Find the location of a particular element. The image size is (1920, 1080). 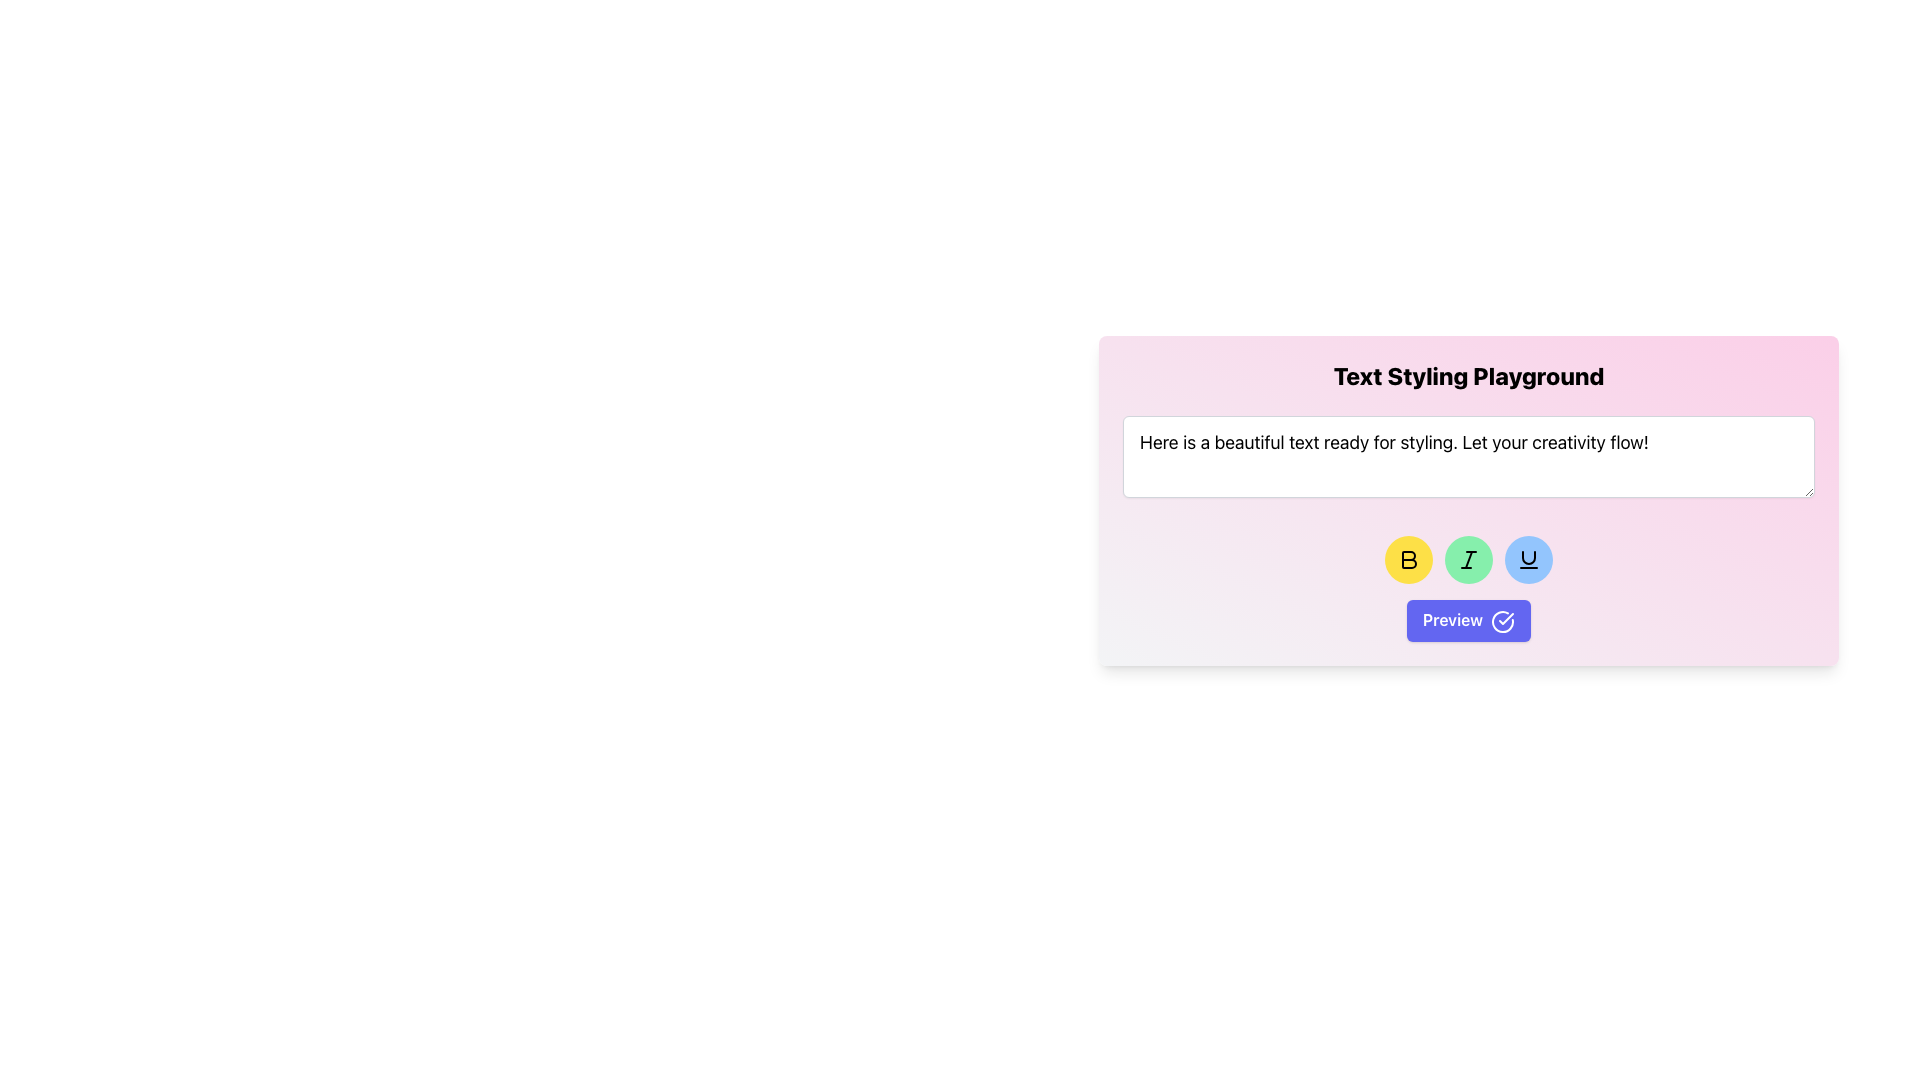

the circular light blue button with a black underlined 'U' icon is located at coordinates (1528, 559).